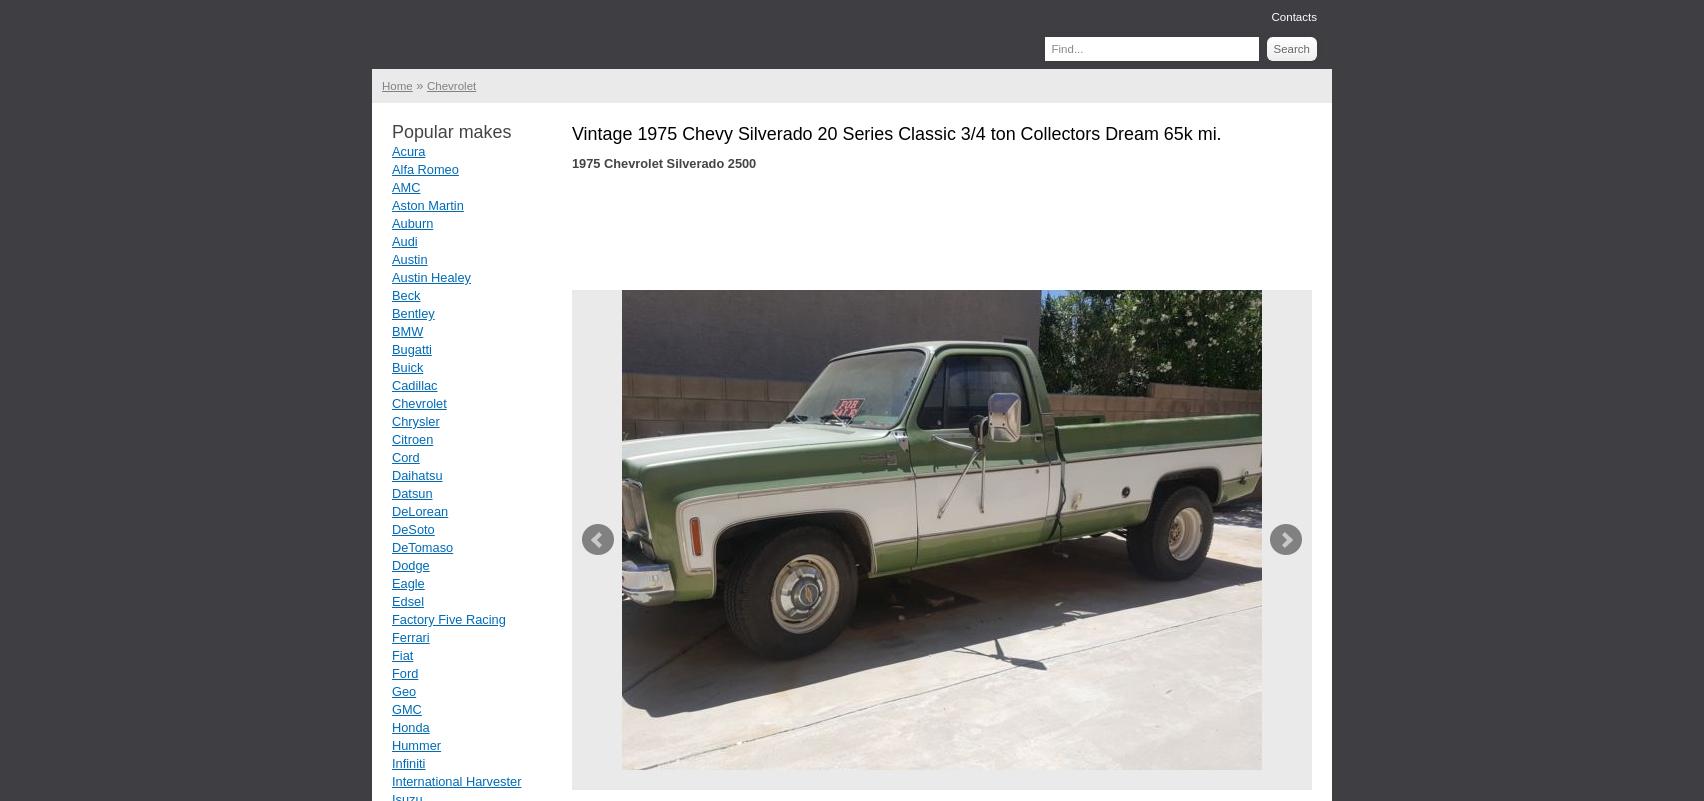  I want to click on 'Aston Martin', so click(390, 204).